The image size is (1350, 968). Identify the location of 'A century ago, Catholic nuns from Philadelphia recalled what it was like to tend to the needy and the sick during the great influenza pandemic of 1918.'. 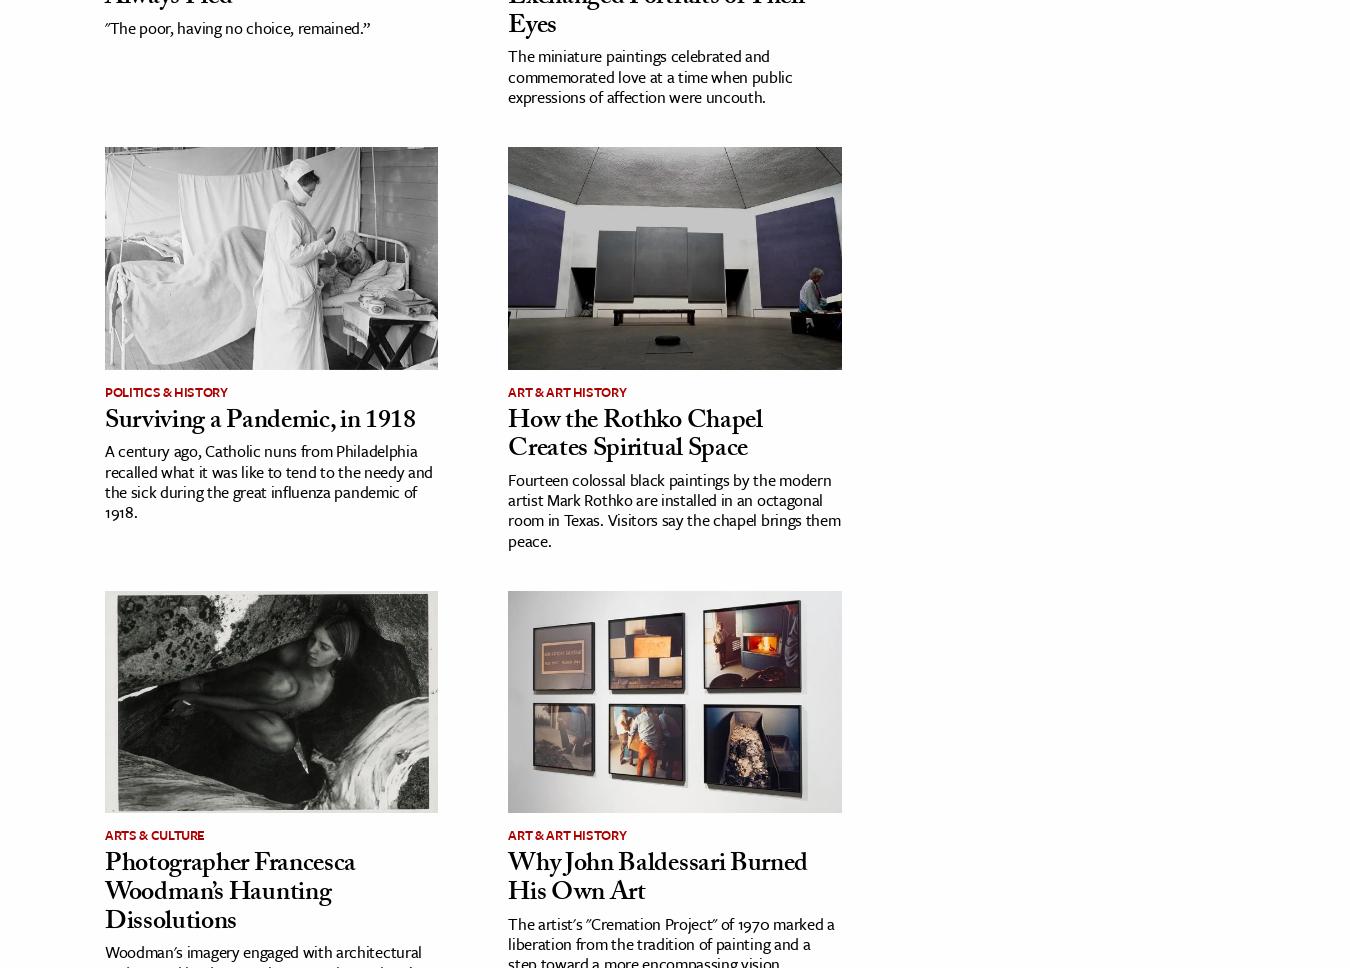
(268, 480).